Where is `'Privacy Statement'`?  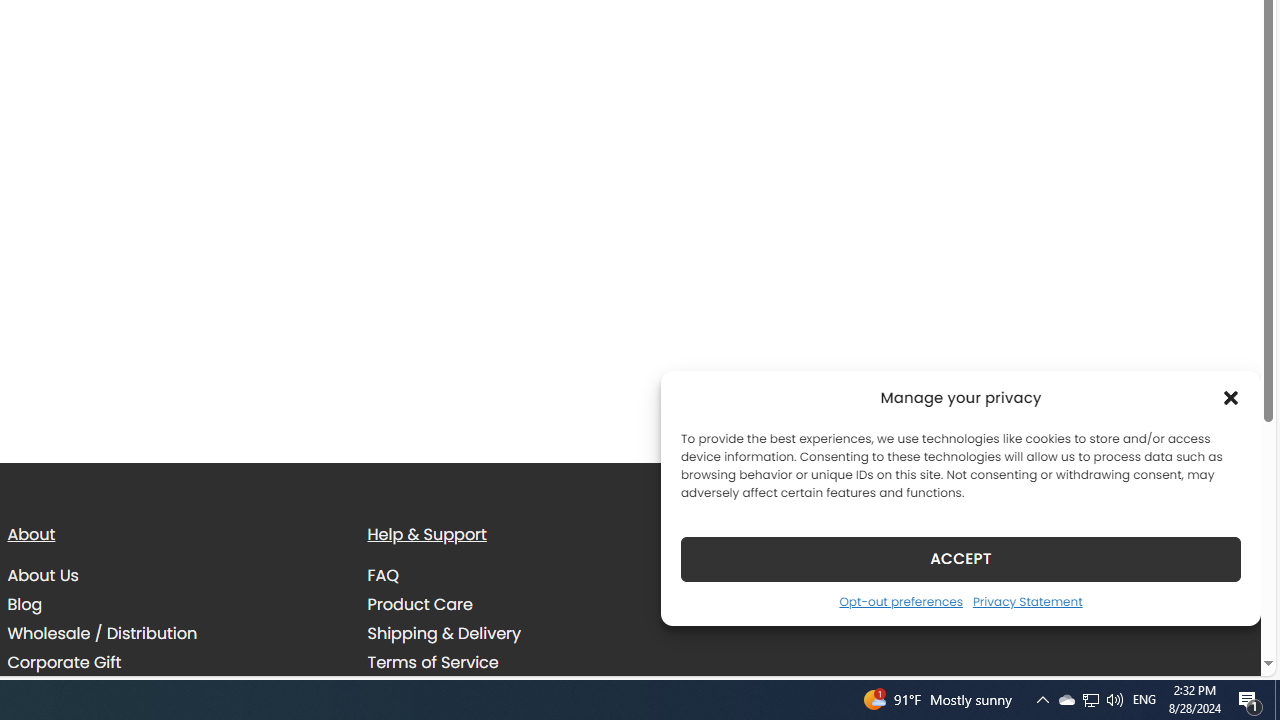
'Privacy Statement' is located at coordinates (1027, 600).